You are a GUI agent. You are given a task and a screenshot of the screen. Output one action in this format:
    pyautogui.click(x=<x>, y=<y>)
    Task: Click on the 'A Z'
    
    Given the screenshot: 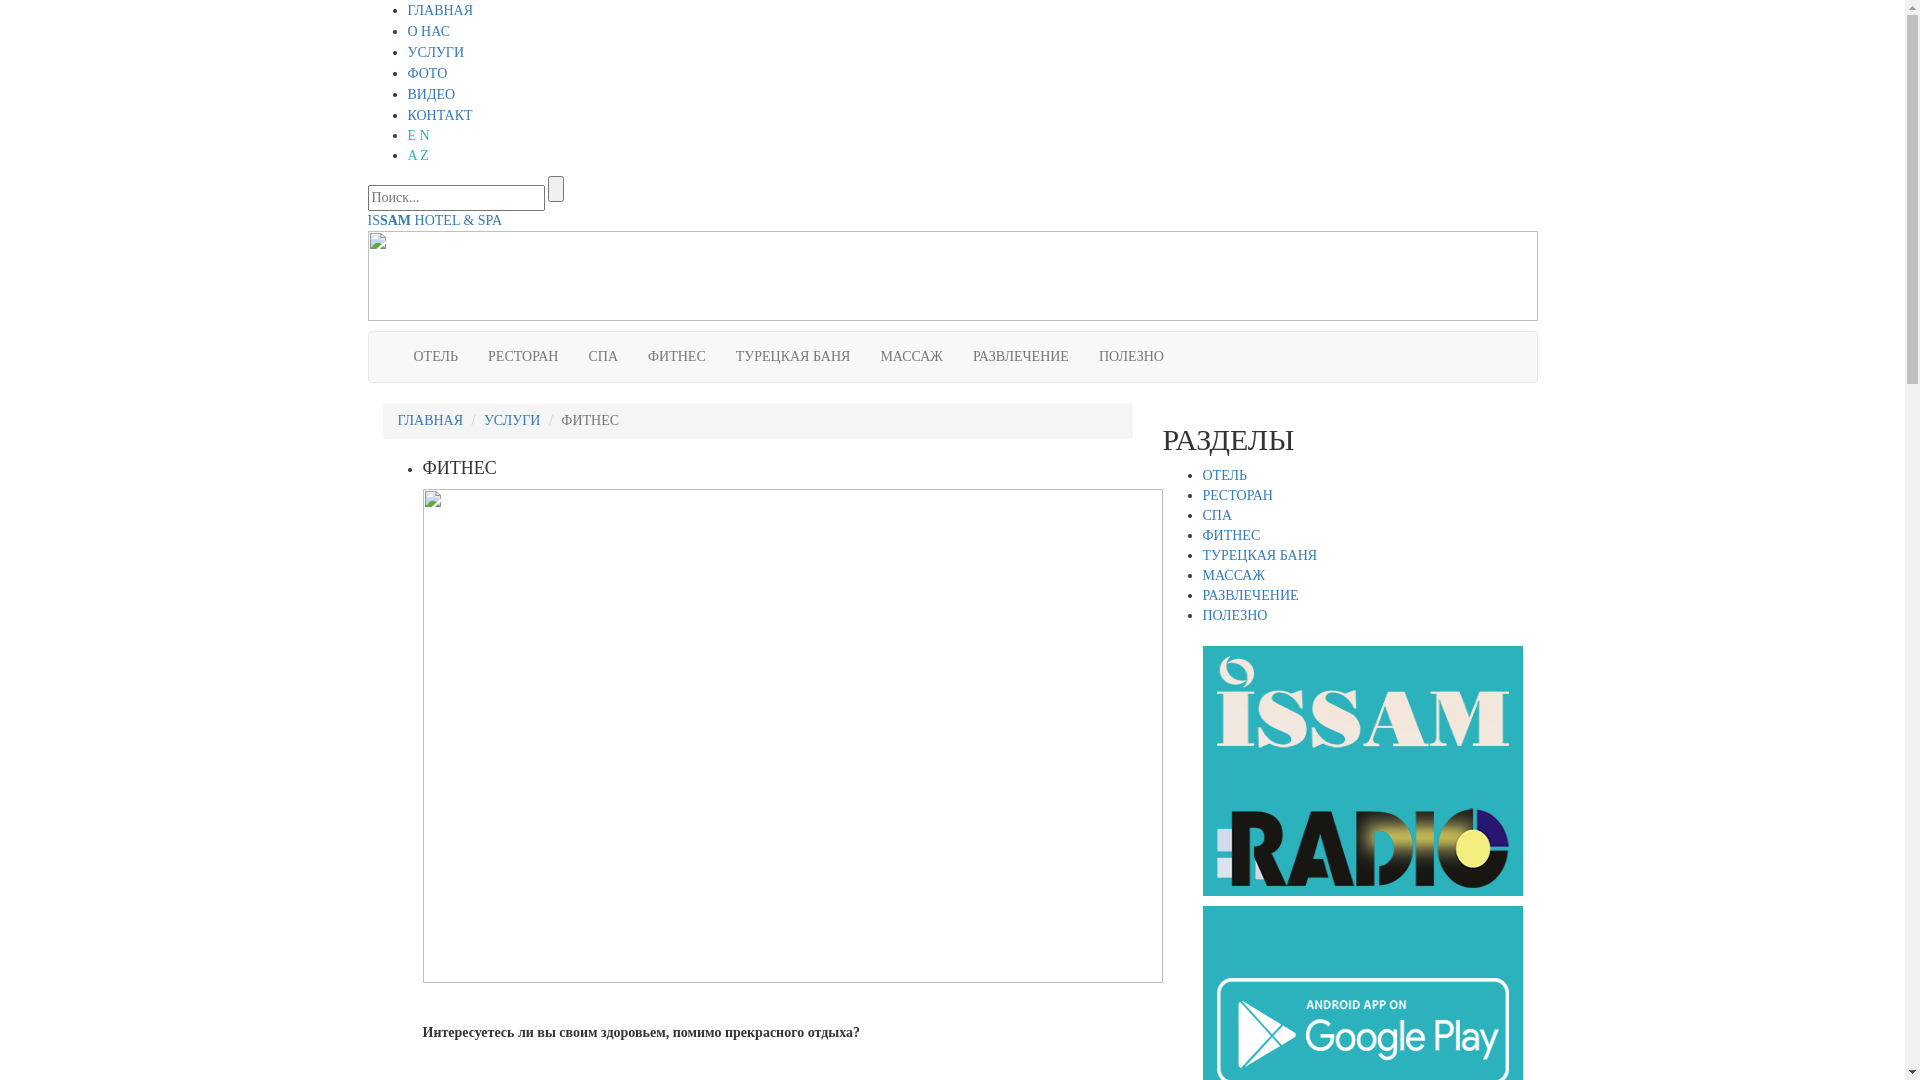 What is the action you would take?
    pyautogui.click(x=417, y=154)
    